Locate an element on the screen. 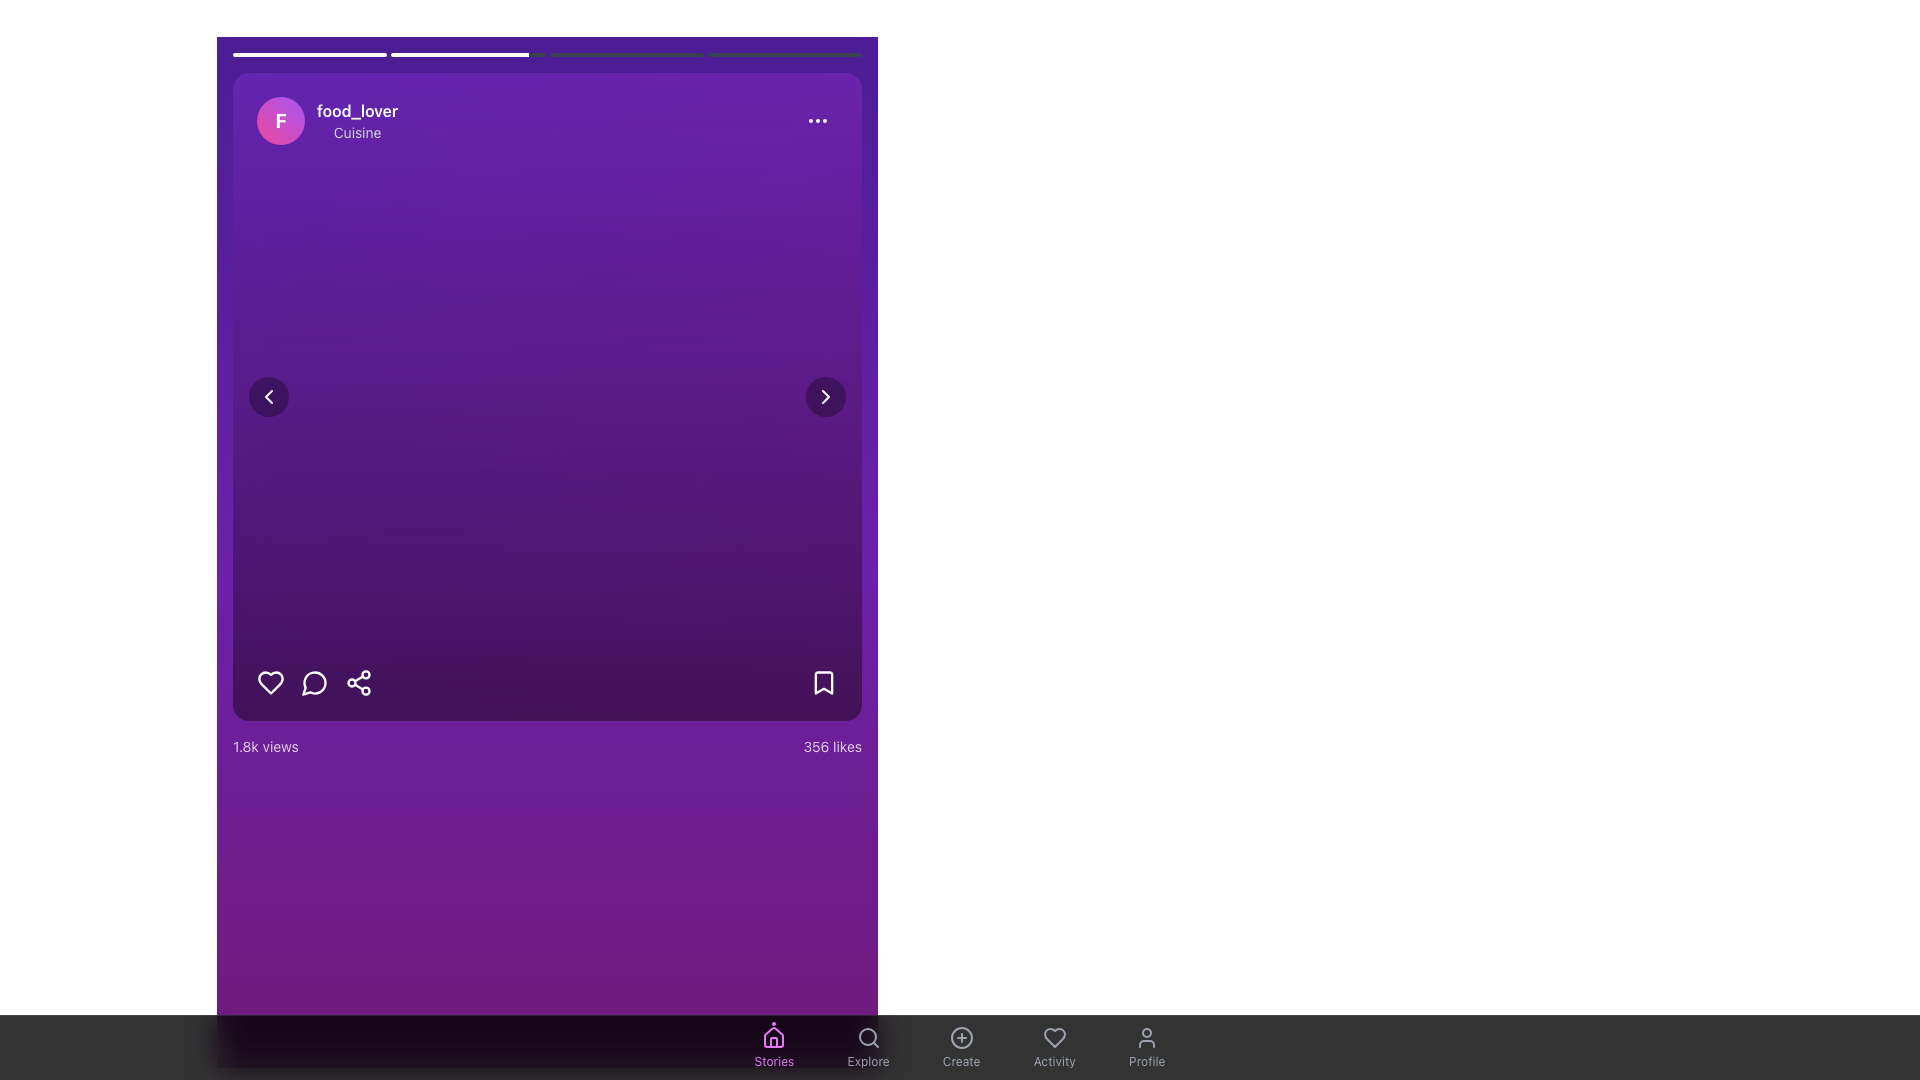 The width and height of the screenshot is (1920, 1080). the user icon button in the navigation bar that is styled with a gray color and transitions to fuchsia on hover, labeled 'Profile' is located at coordinates (1147, 1036).